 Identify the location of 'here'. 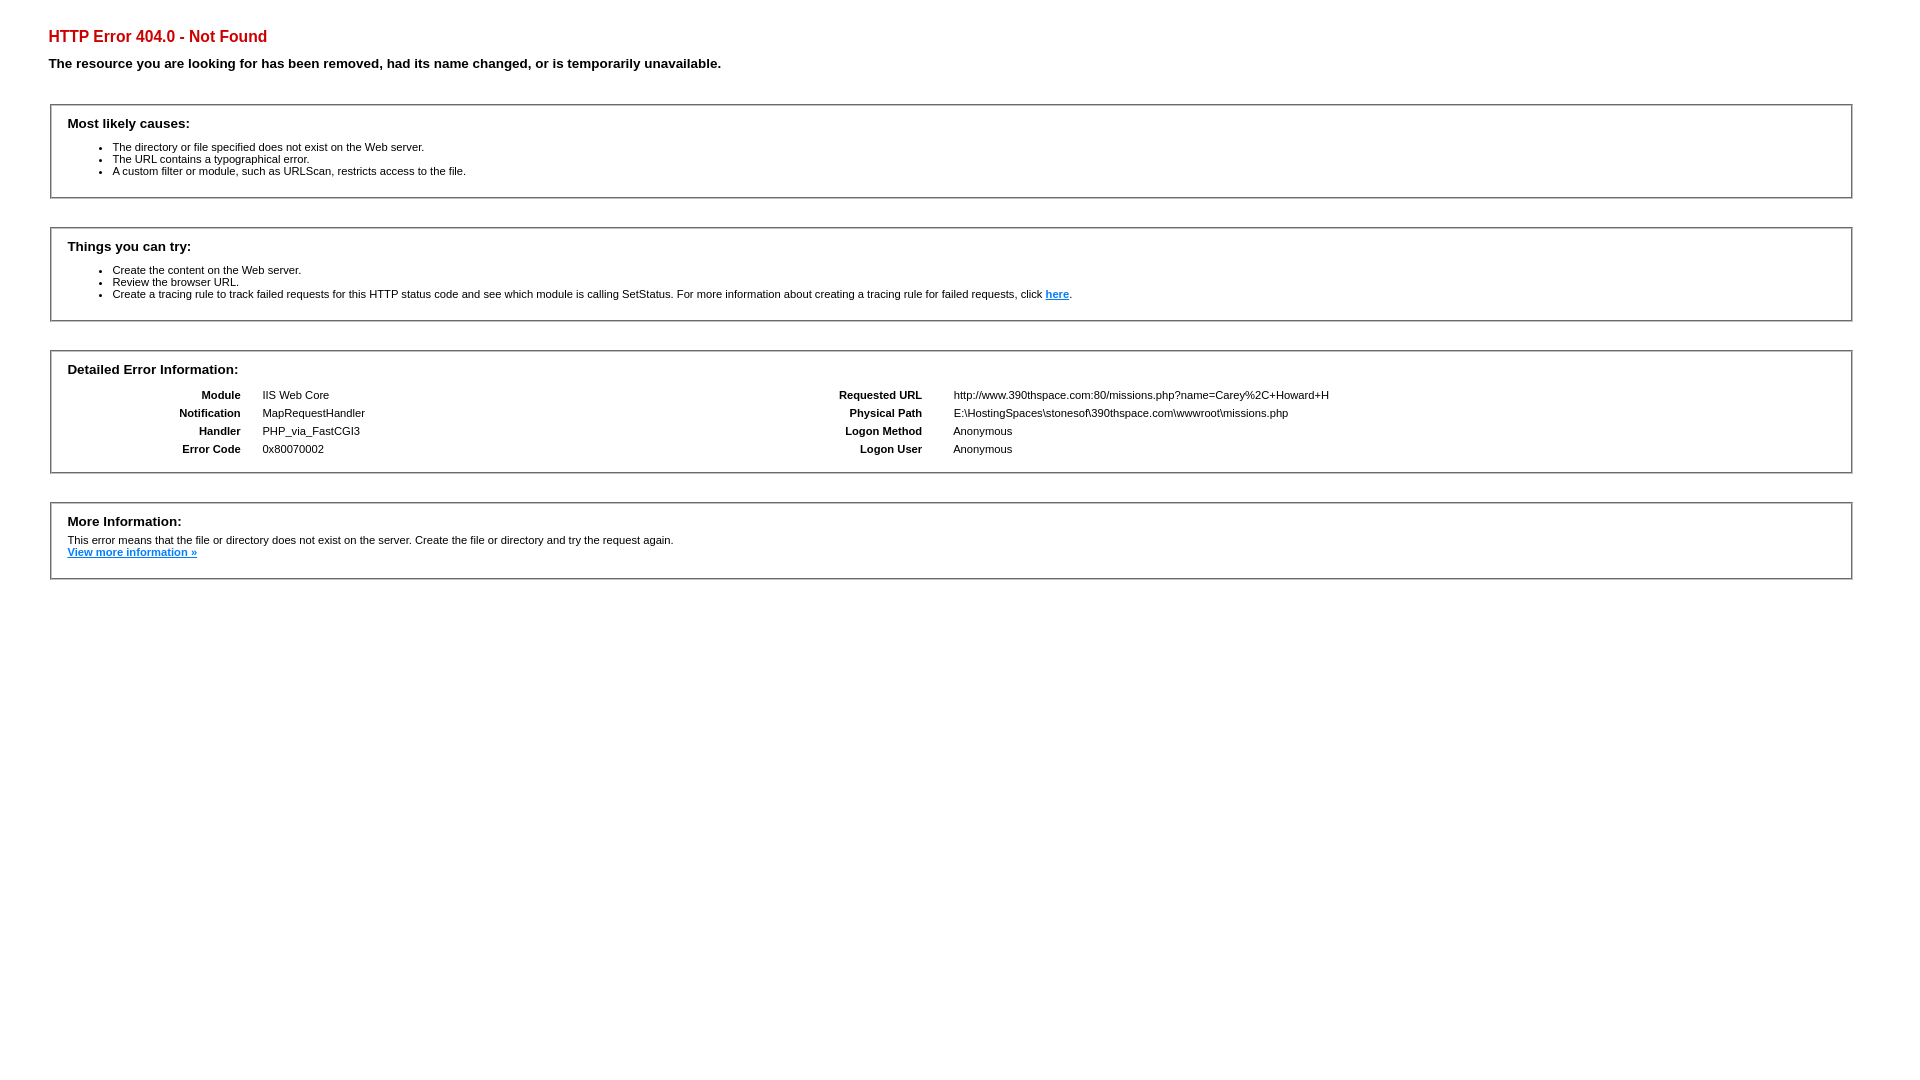
(1045, 293).